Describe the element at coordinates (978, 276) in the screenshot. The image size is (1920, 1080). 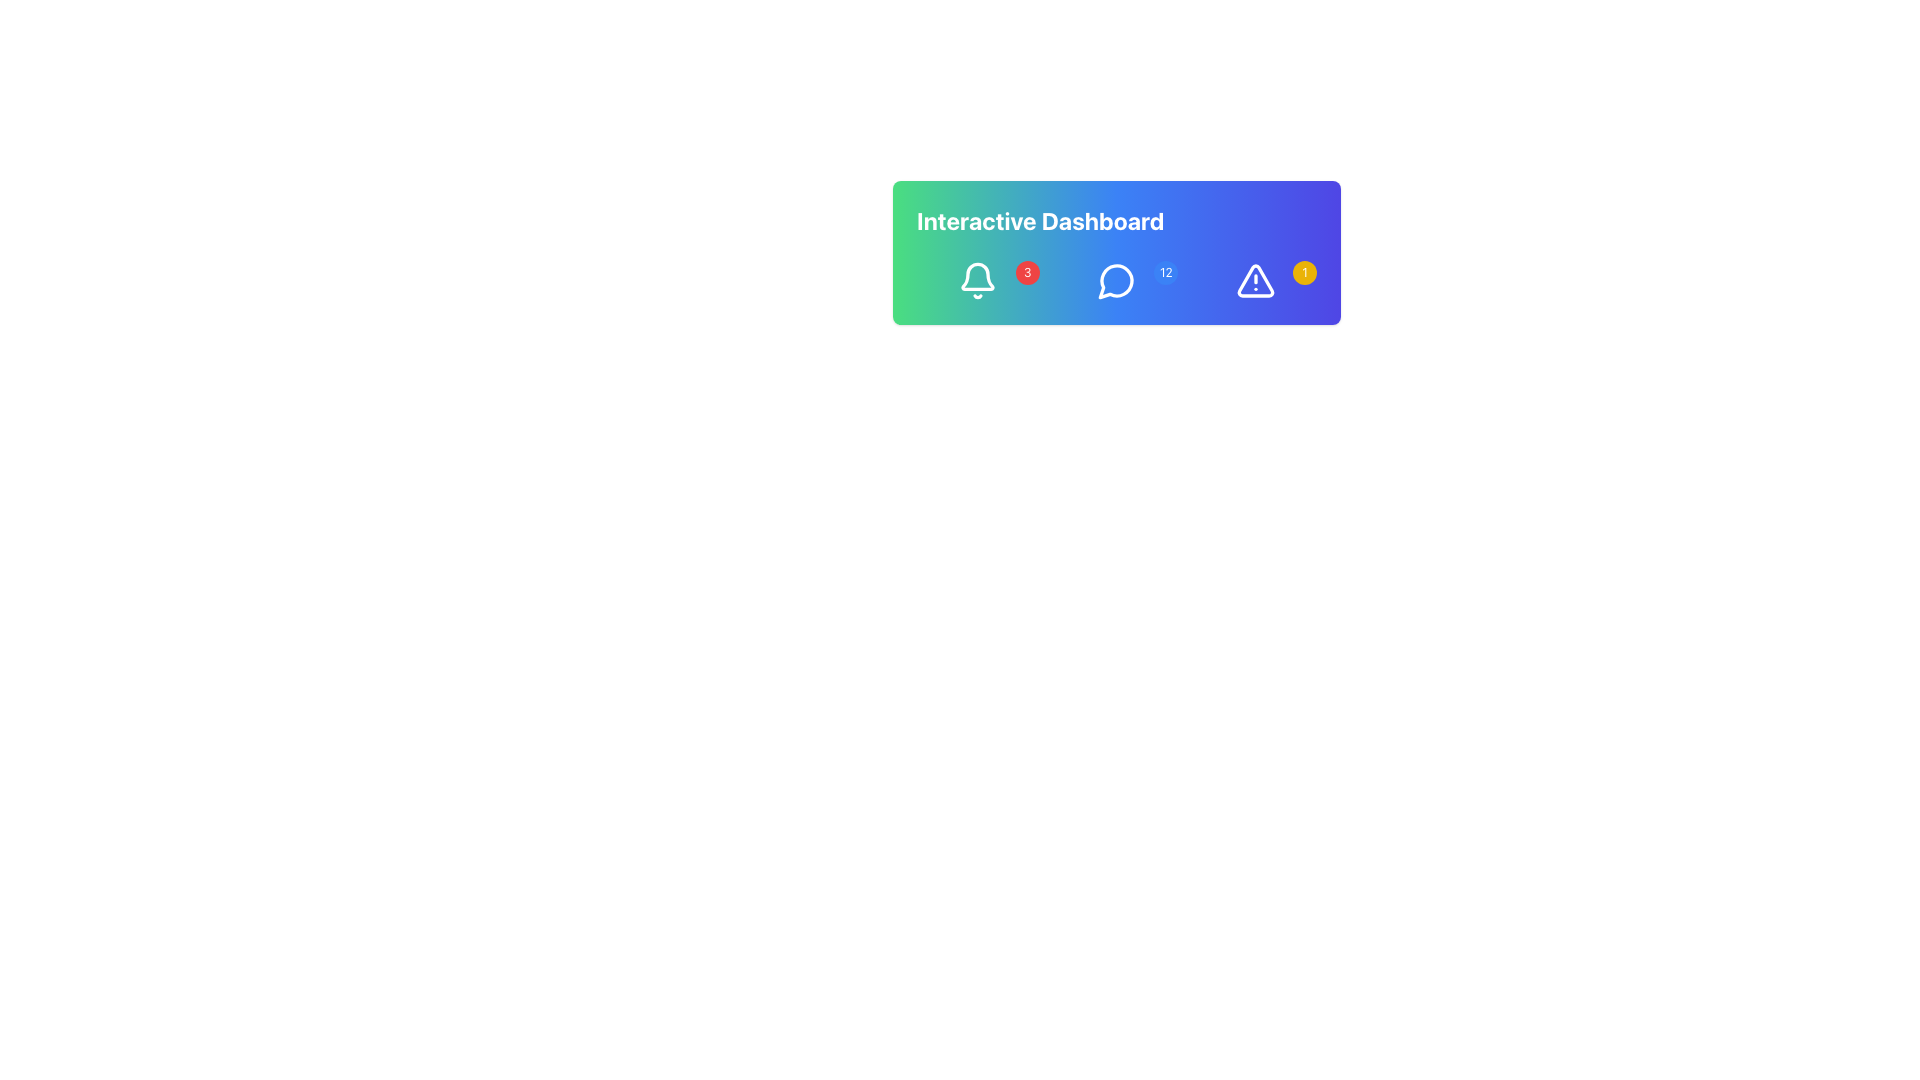
I see `the bell icon located in the first position from the left in the blue to green gradient header bar labeled 'Interactive Dashboard'` at that location.